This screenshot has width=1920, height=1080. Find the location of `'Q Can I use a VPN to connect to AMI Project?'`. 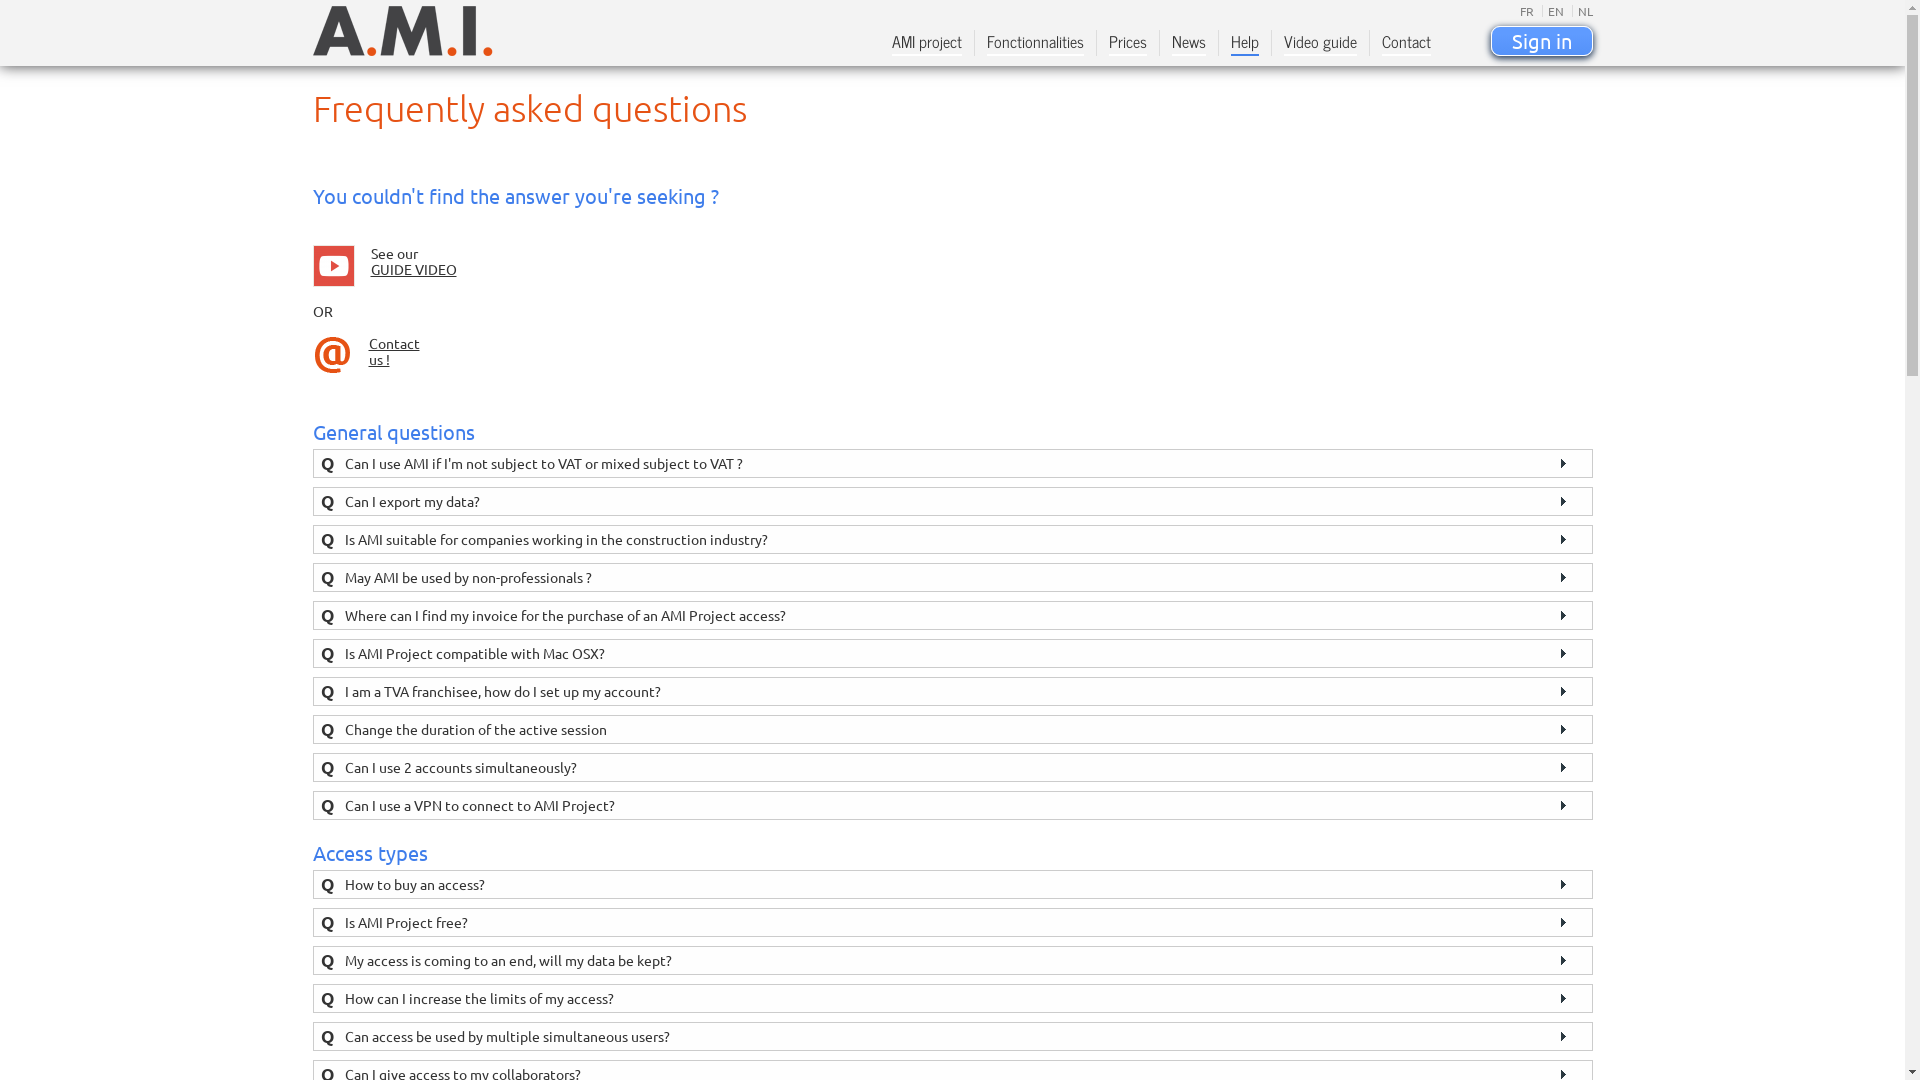

'Q Can I use a VPN to connect to AMI Project?' is located at coordinates (950, 804).